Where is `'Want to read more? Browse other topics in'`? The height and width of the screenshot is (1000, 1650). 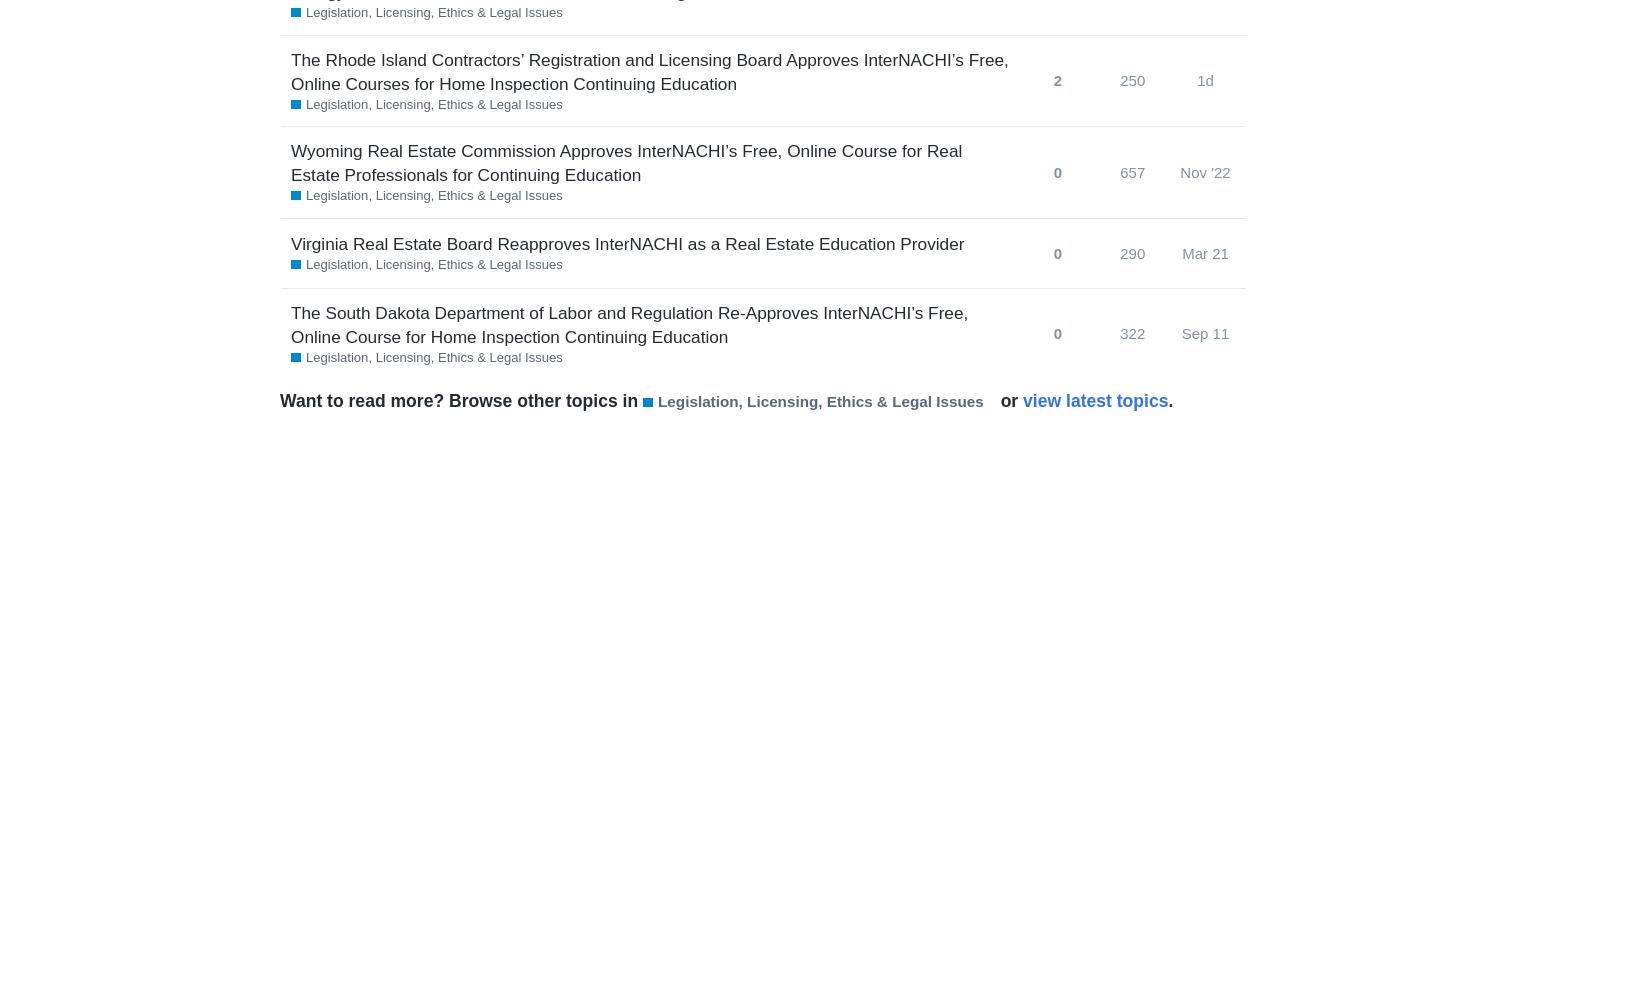 'Want to read more? Browse other topics in' is located at coordinates (460, 401).